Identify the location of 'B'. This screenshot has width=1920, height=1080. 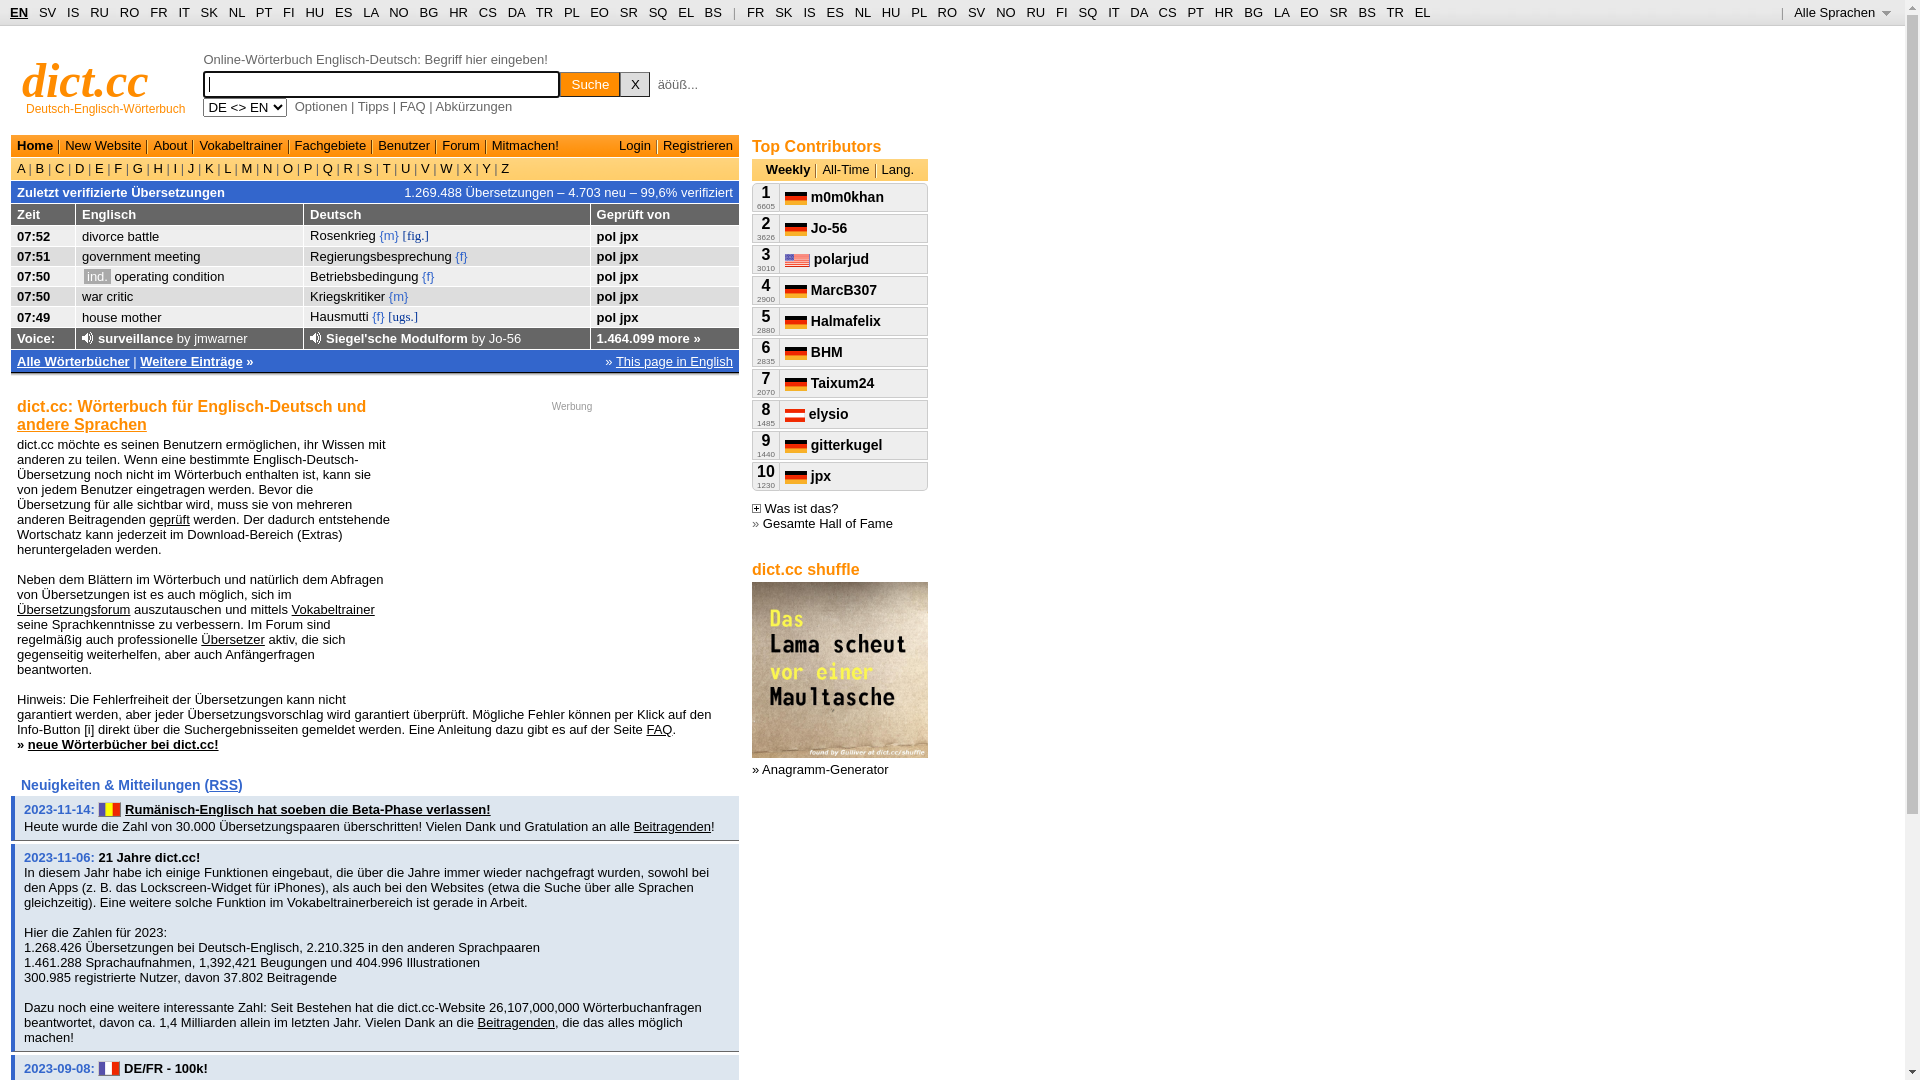
(39, 167).